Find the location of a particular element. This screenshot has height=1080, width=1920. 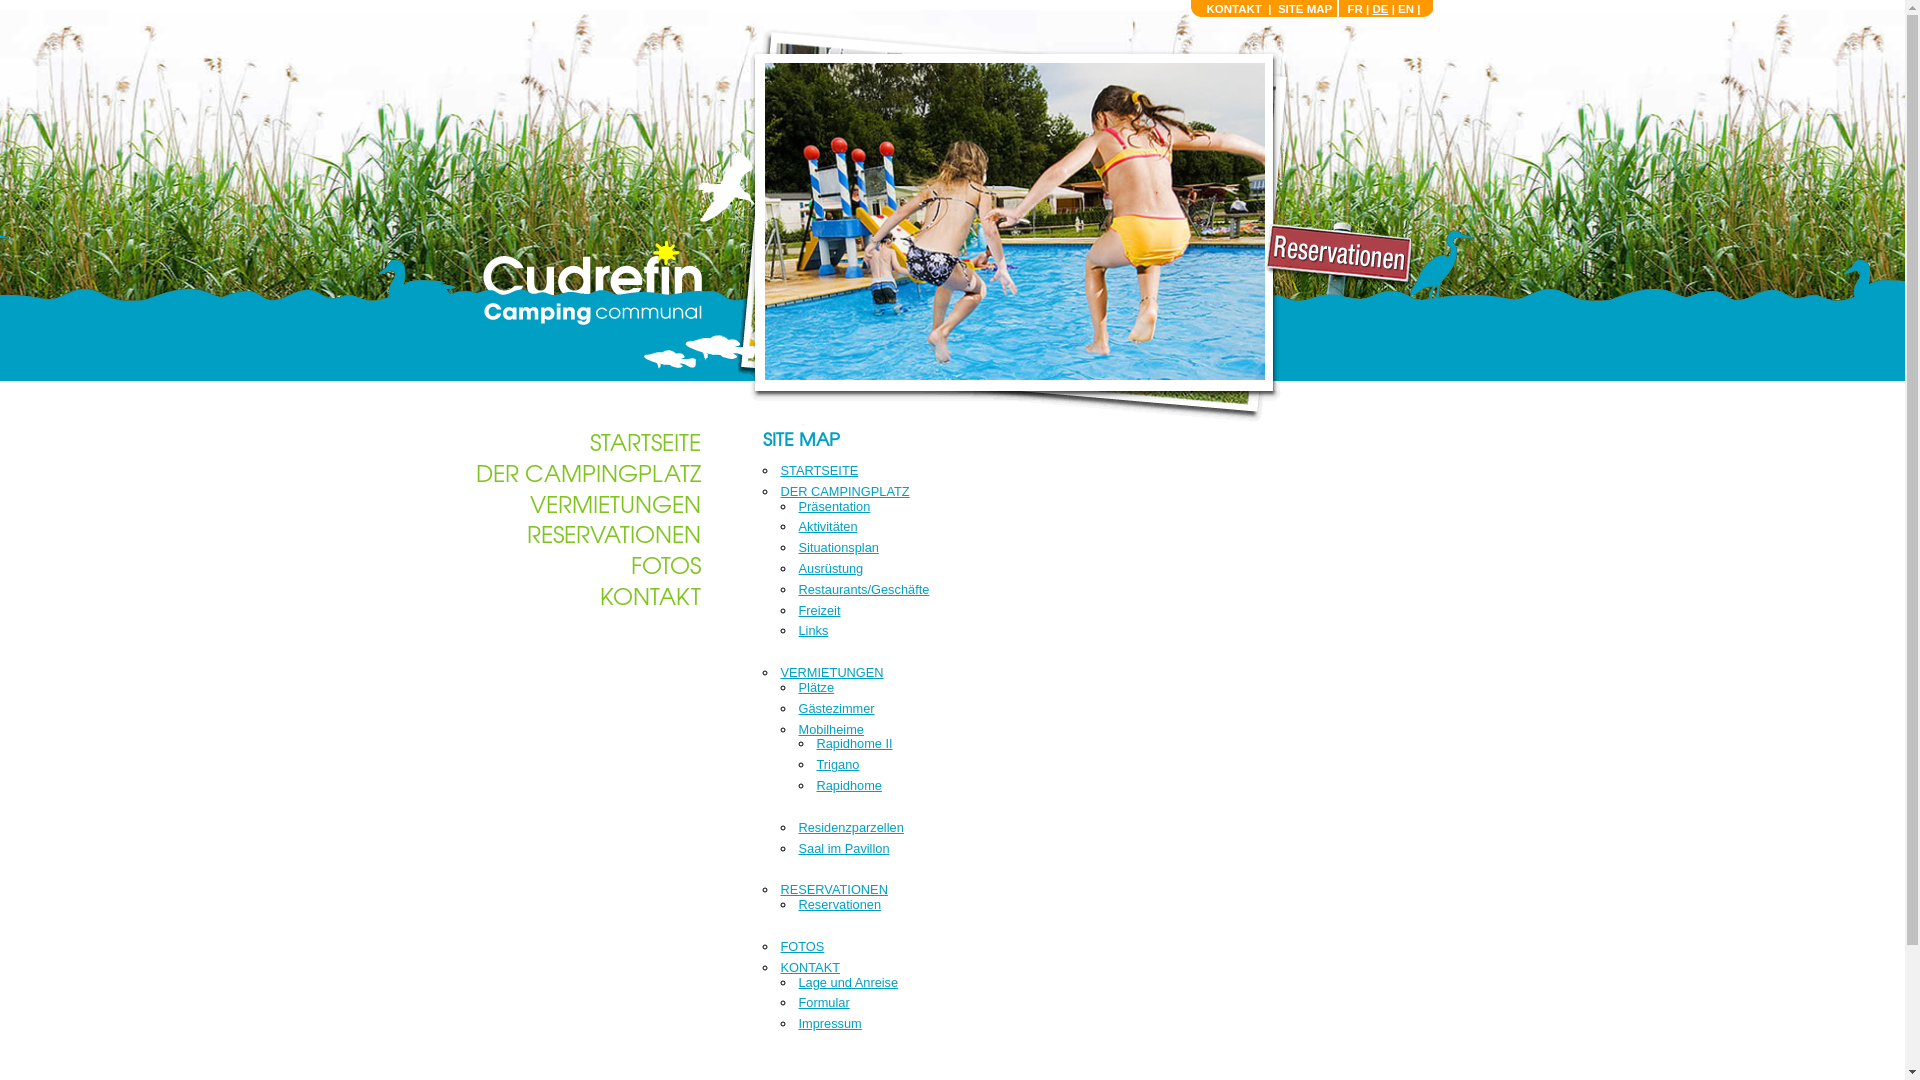

'Situationsplan' is located at coordinates (838, 547).